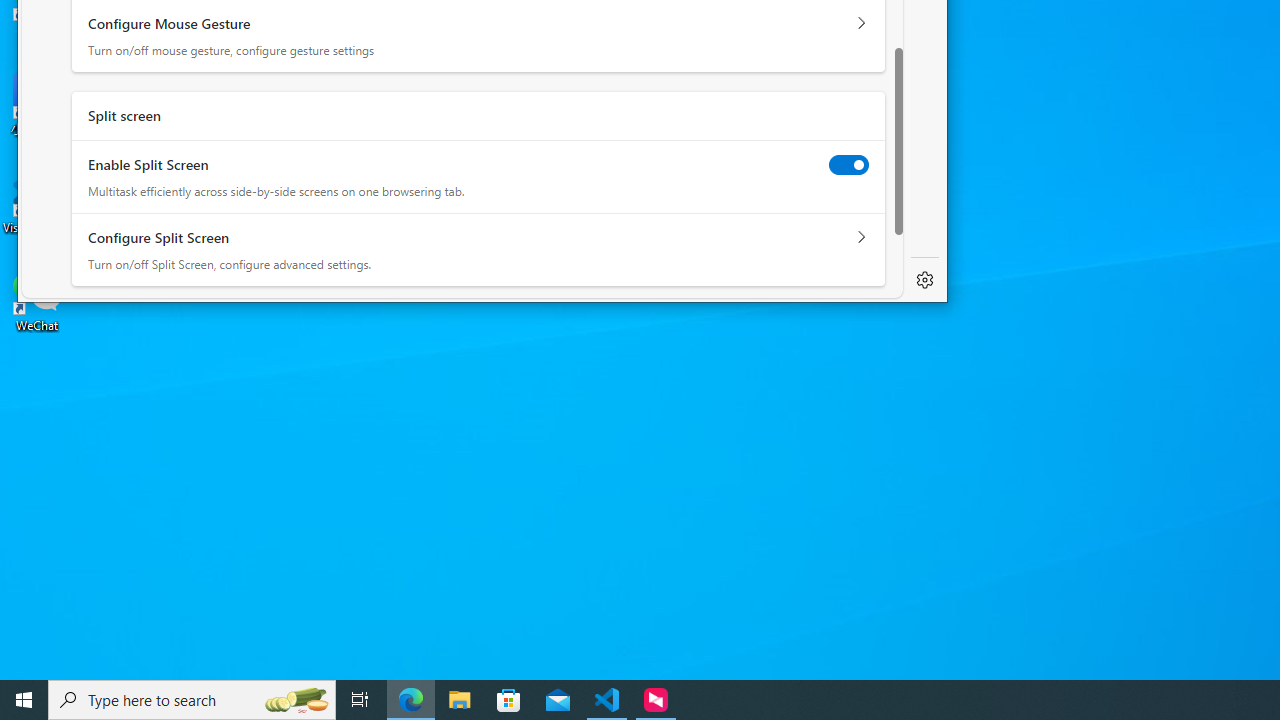 This screenshot has height=720, width=1280. Describe the element at coordinates (606, 698) in the screenshot. I see `'Visual Studio Code - 1 running window'` at that location.